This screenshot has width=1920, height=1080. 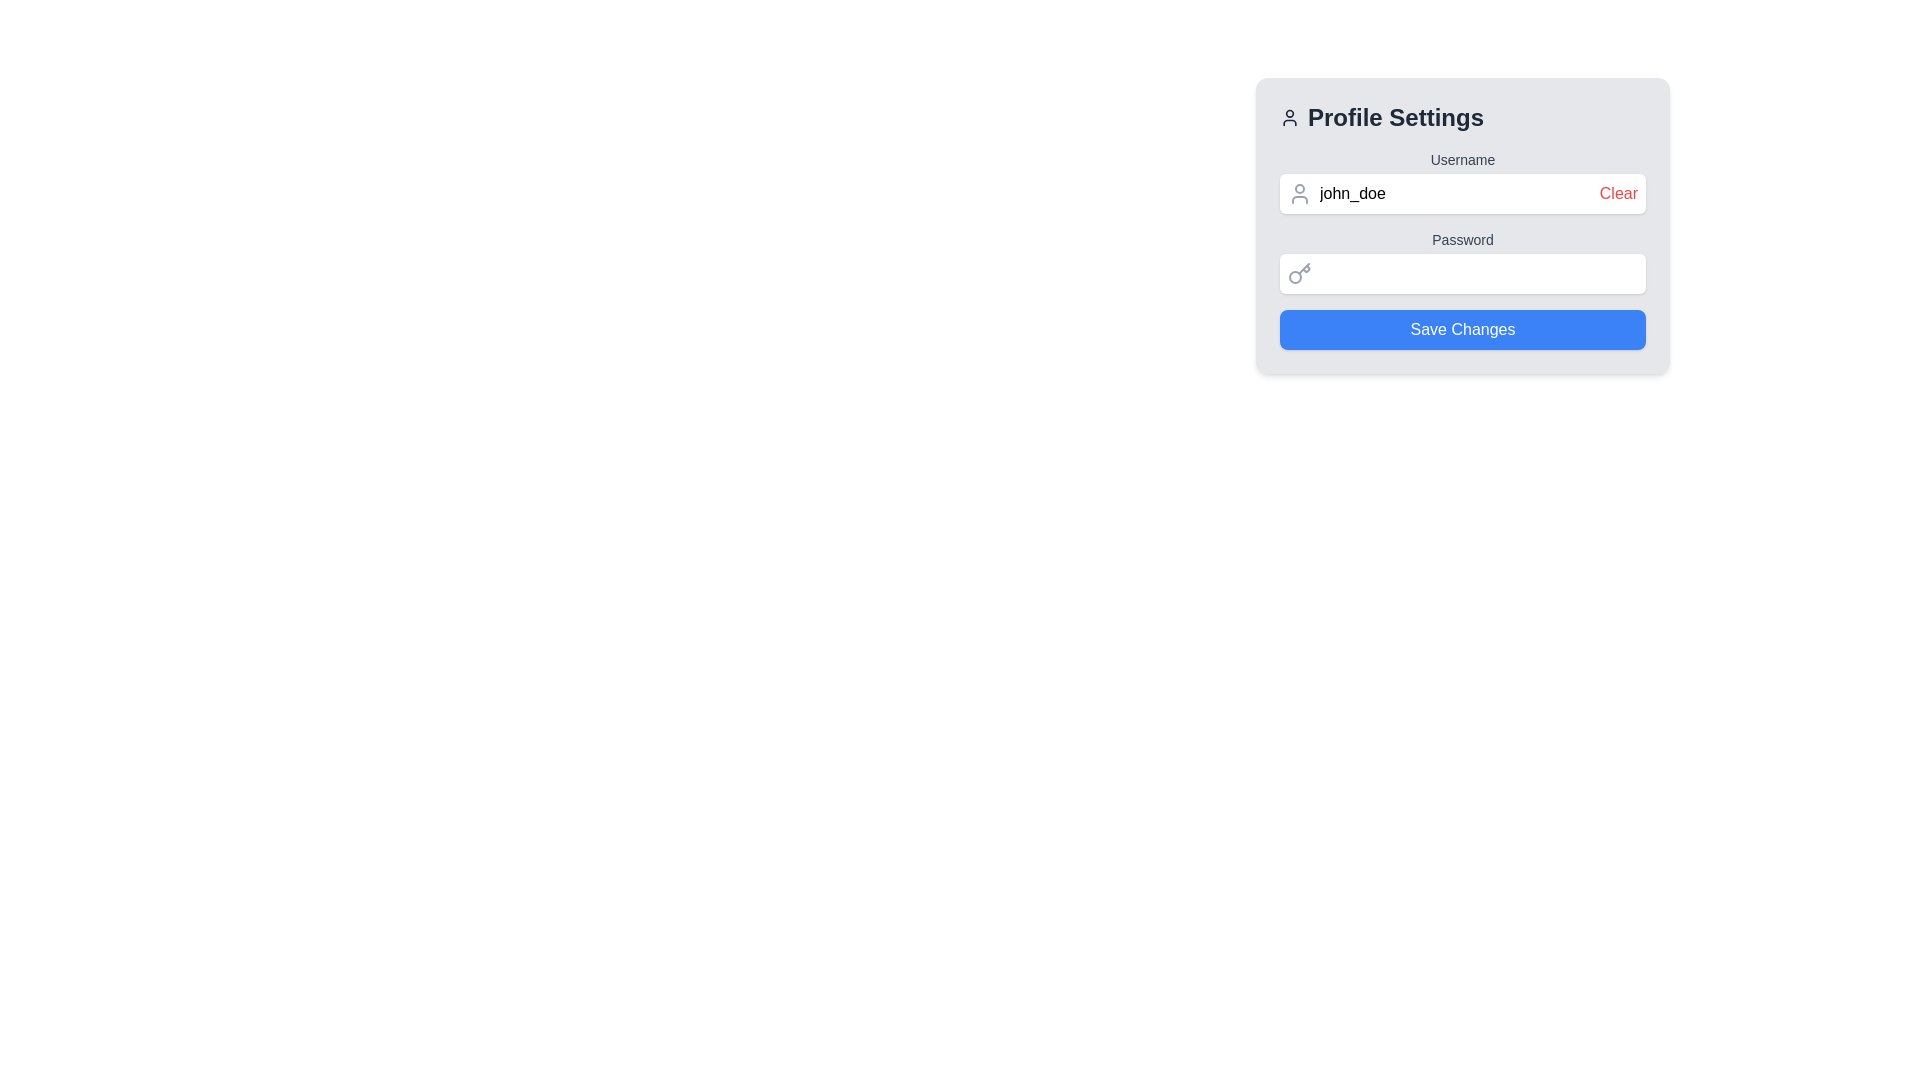 I want to click on the 'Password' static text label displayed in gray color, located in the 'Profile Settings' form above the password input field, so click(x=1463, y=238).